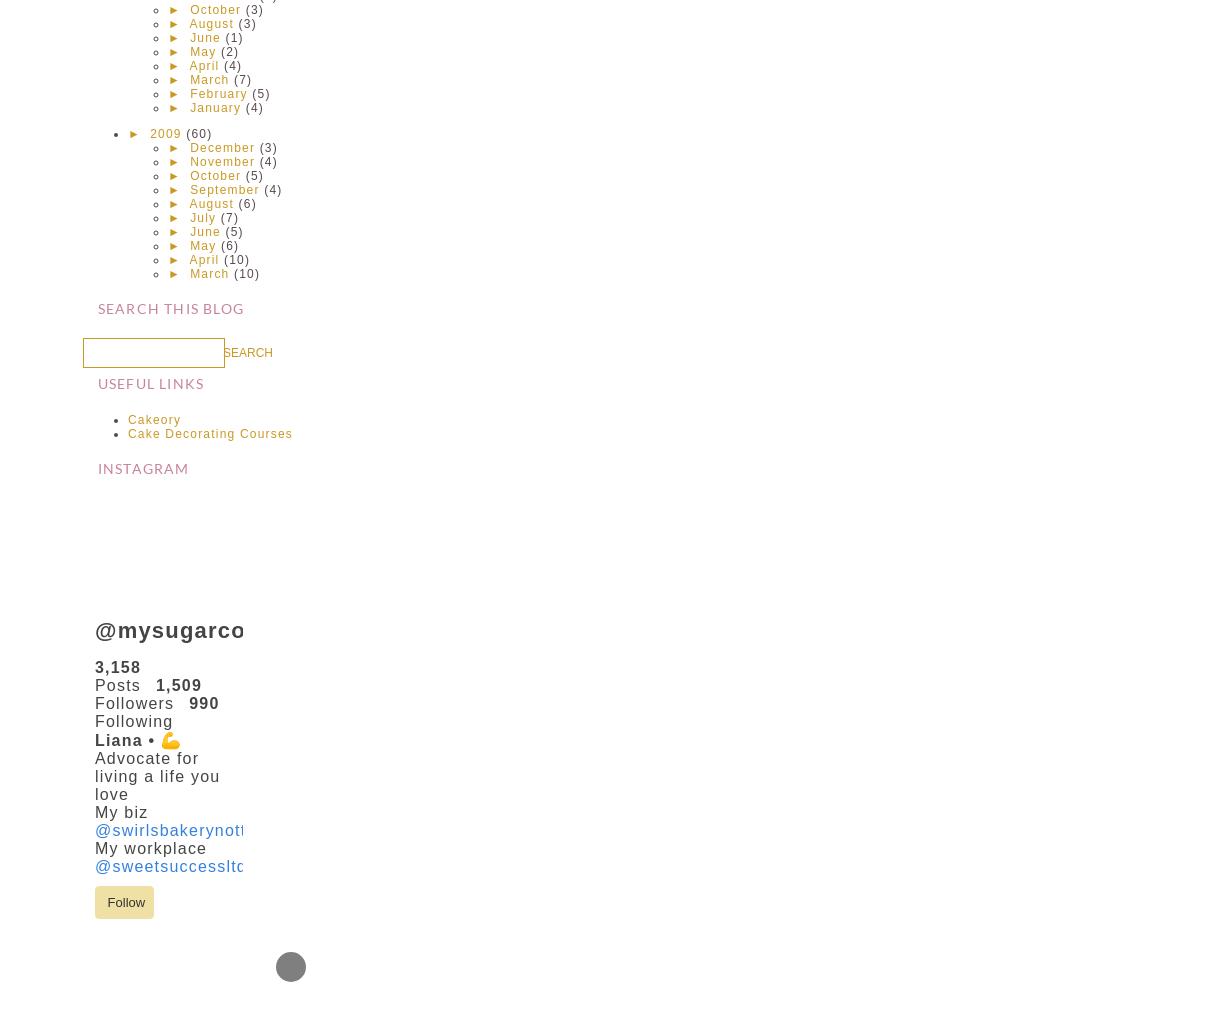 Image resolution: width=1208 pixels, height=1034 pixels. What do you see at coordinates (154, 419) in the screenshot?
I see `'Cakeory'` at bounding box center [154, 419].